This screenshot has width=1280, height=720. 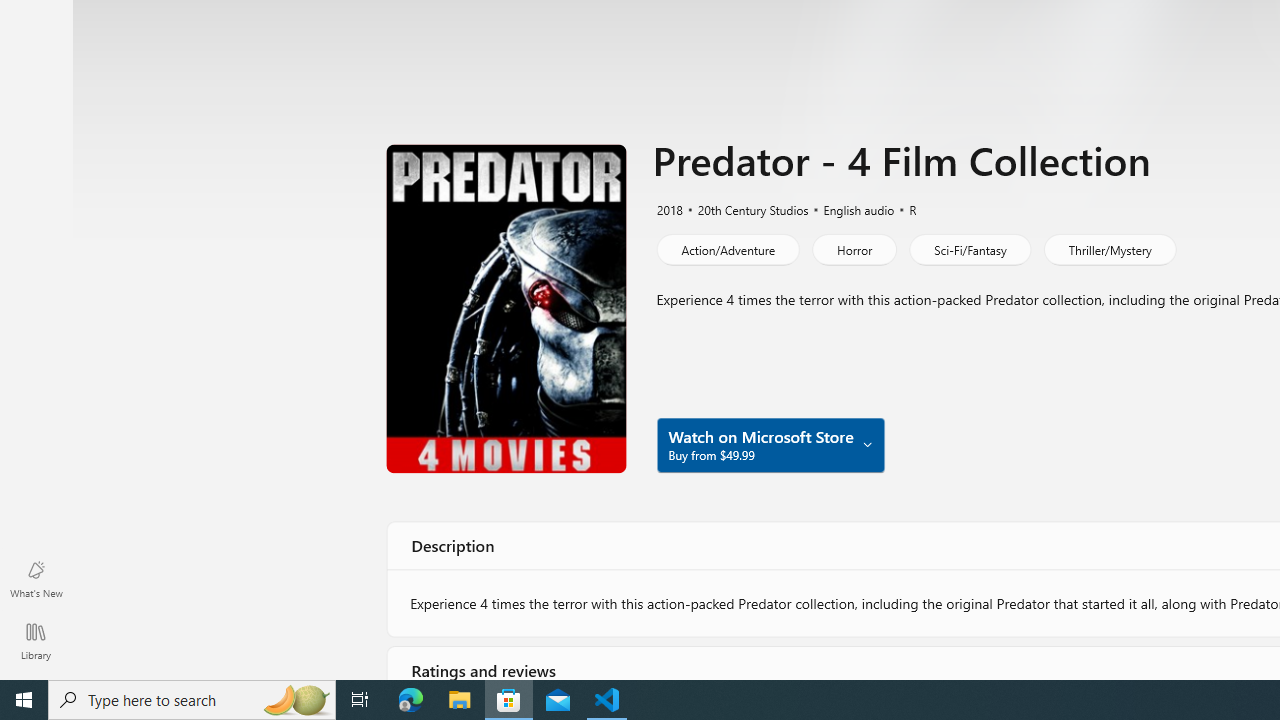 What do you see at coordinates (768, 443) in the screenshot?
I see `'Watch on Microsoft Store Buy from $49.99'` at bounding box center [768, 443].